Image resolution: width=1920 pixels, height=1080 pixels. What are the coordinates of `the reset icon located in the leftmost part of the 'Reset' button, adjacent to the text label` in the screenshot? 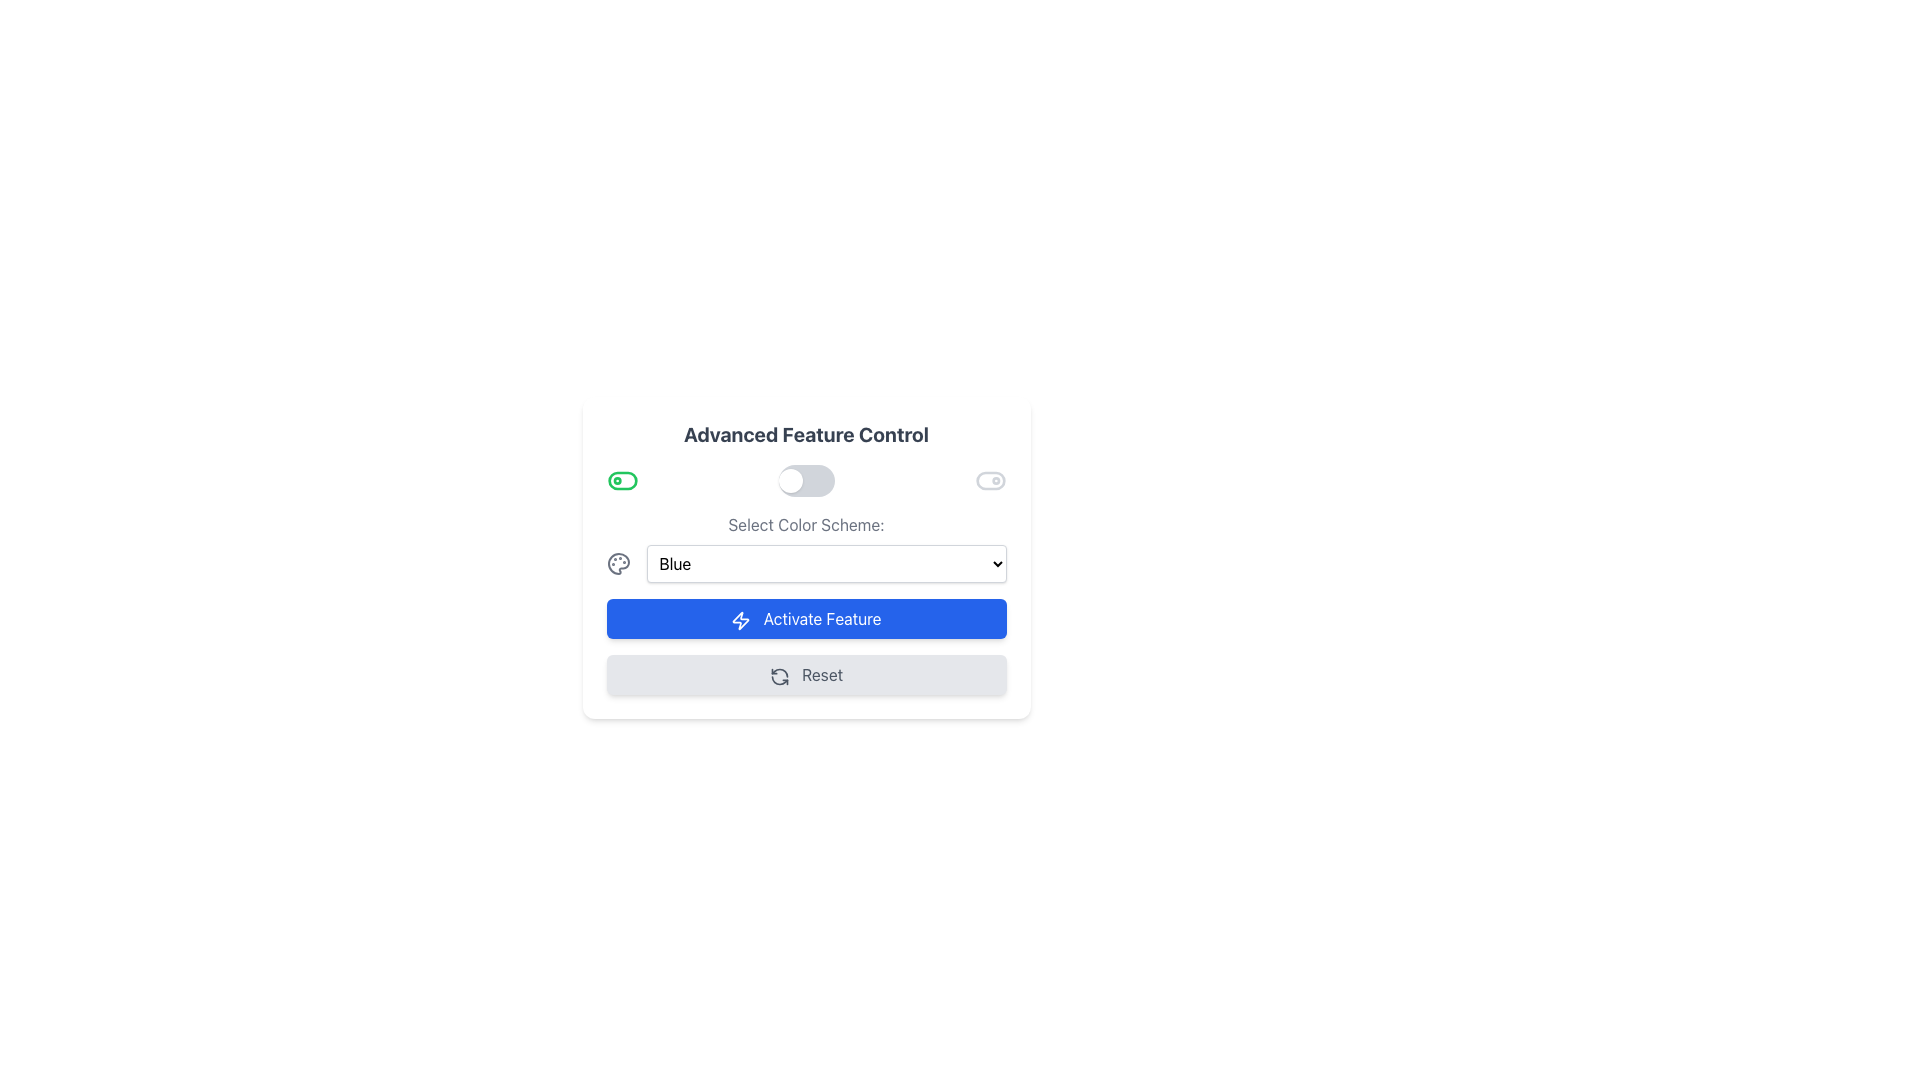 It's located at (778, 675).